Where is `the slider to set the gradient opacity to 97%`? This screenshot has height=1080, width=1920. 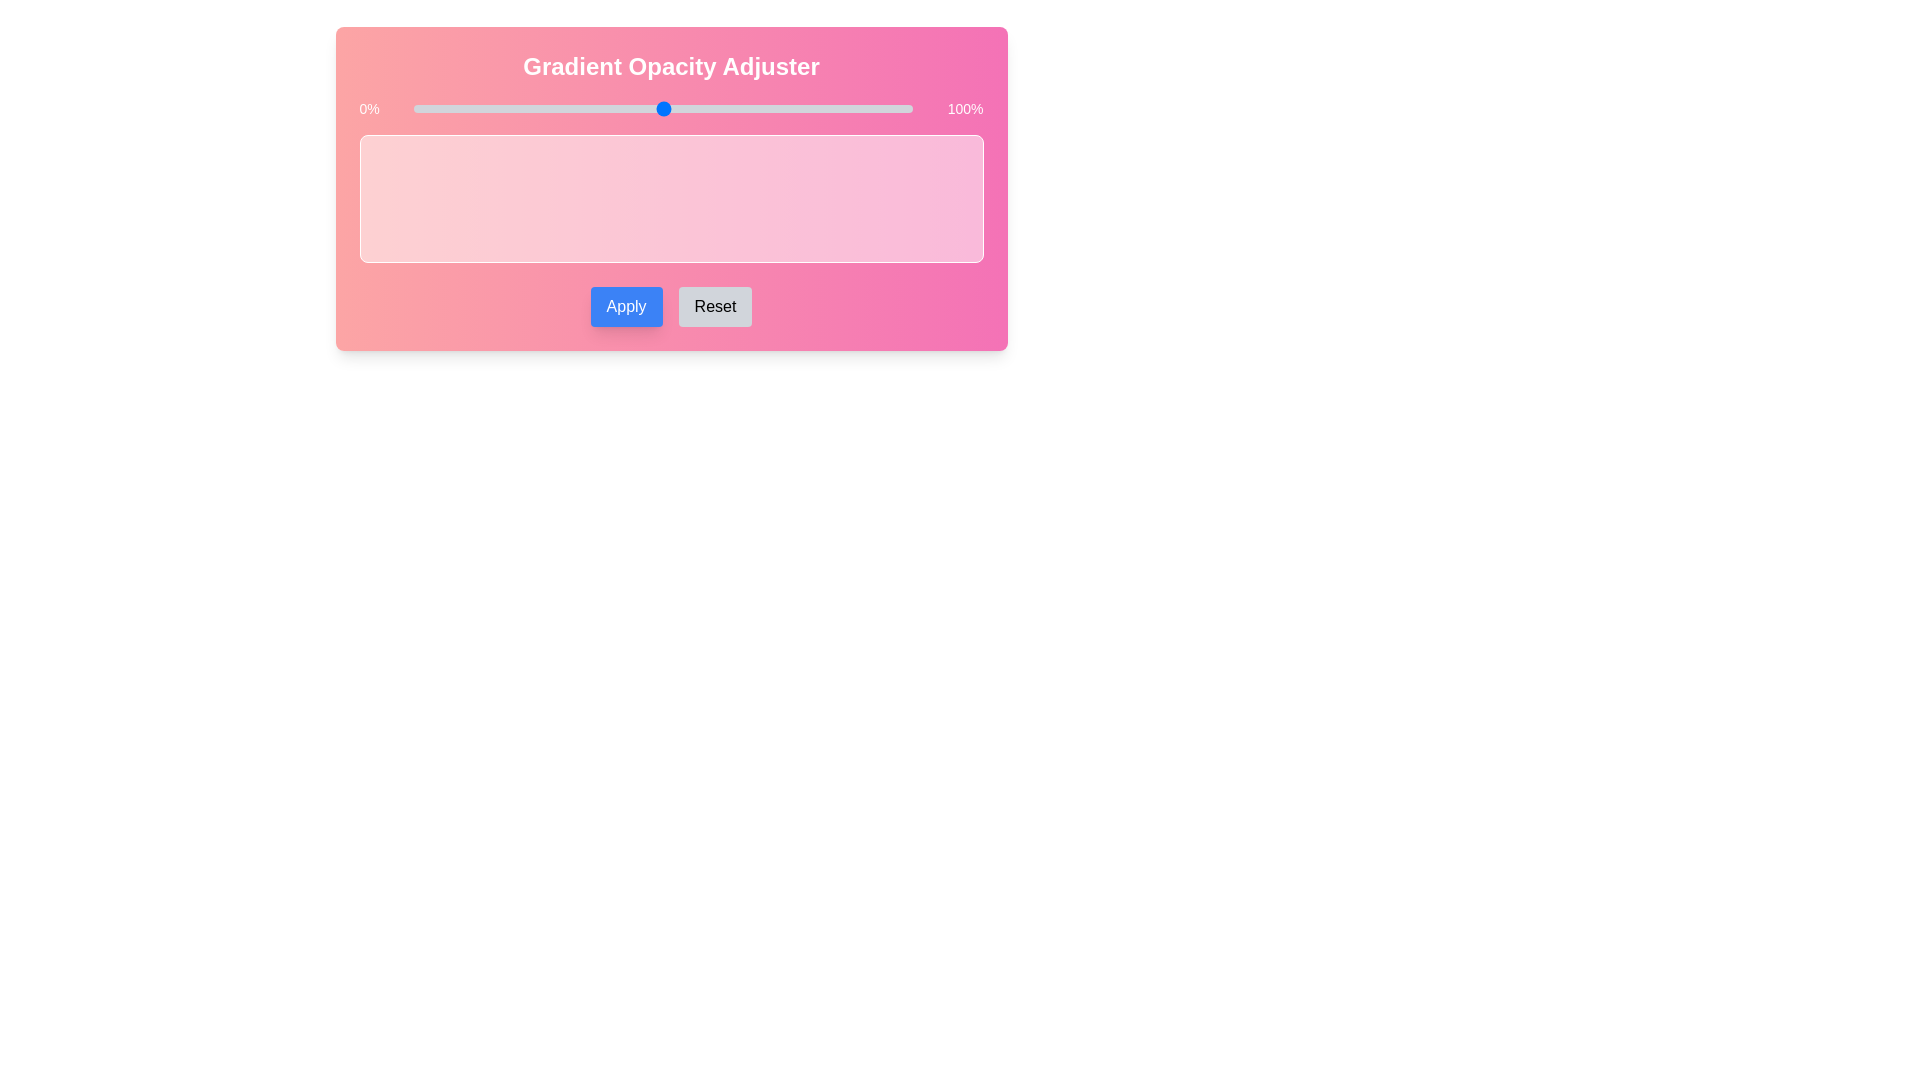
the slider to set the gradient opacity to 97% is located at coordinates (897, 108).